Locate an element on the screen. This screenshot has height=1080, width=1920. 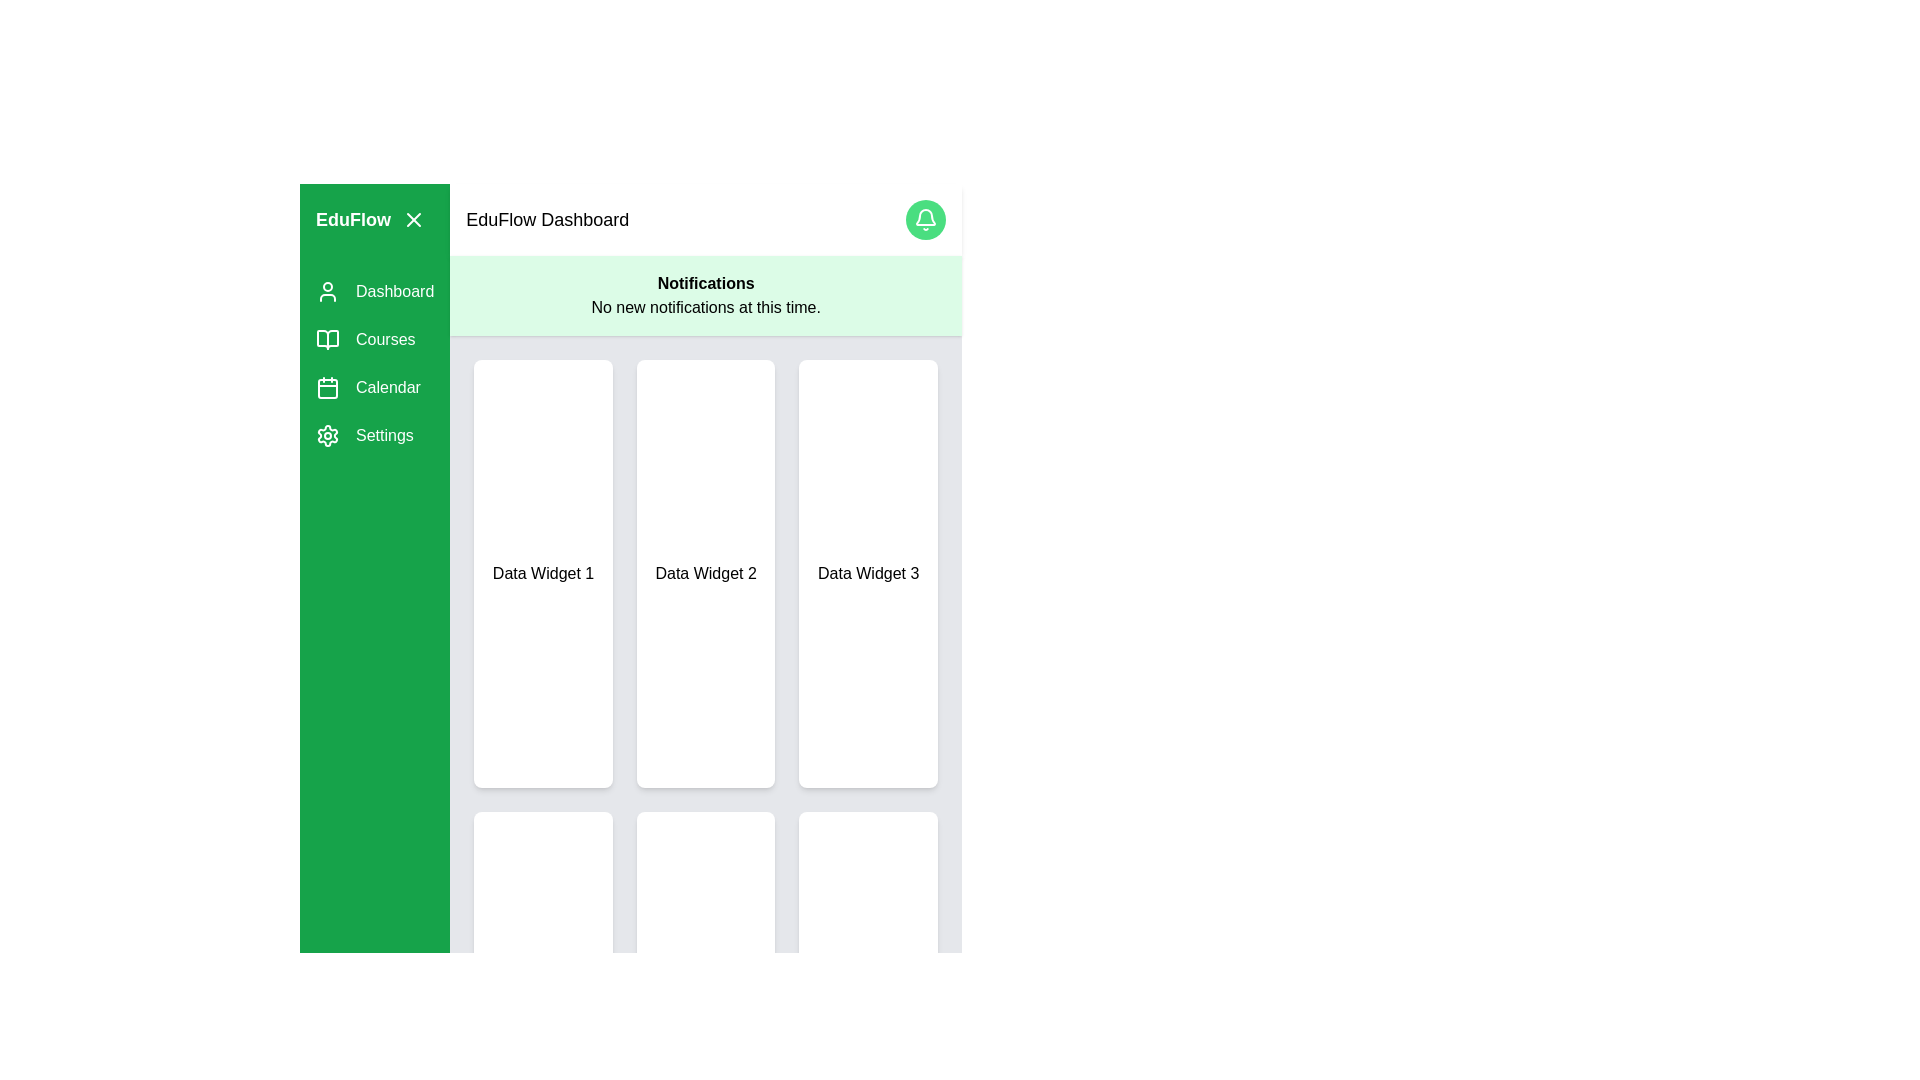
the 'Courses' icon in the sidebar navigation menu is located at coordinates (327, 338).